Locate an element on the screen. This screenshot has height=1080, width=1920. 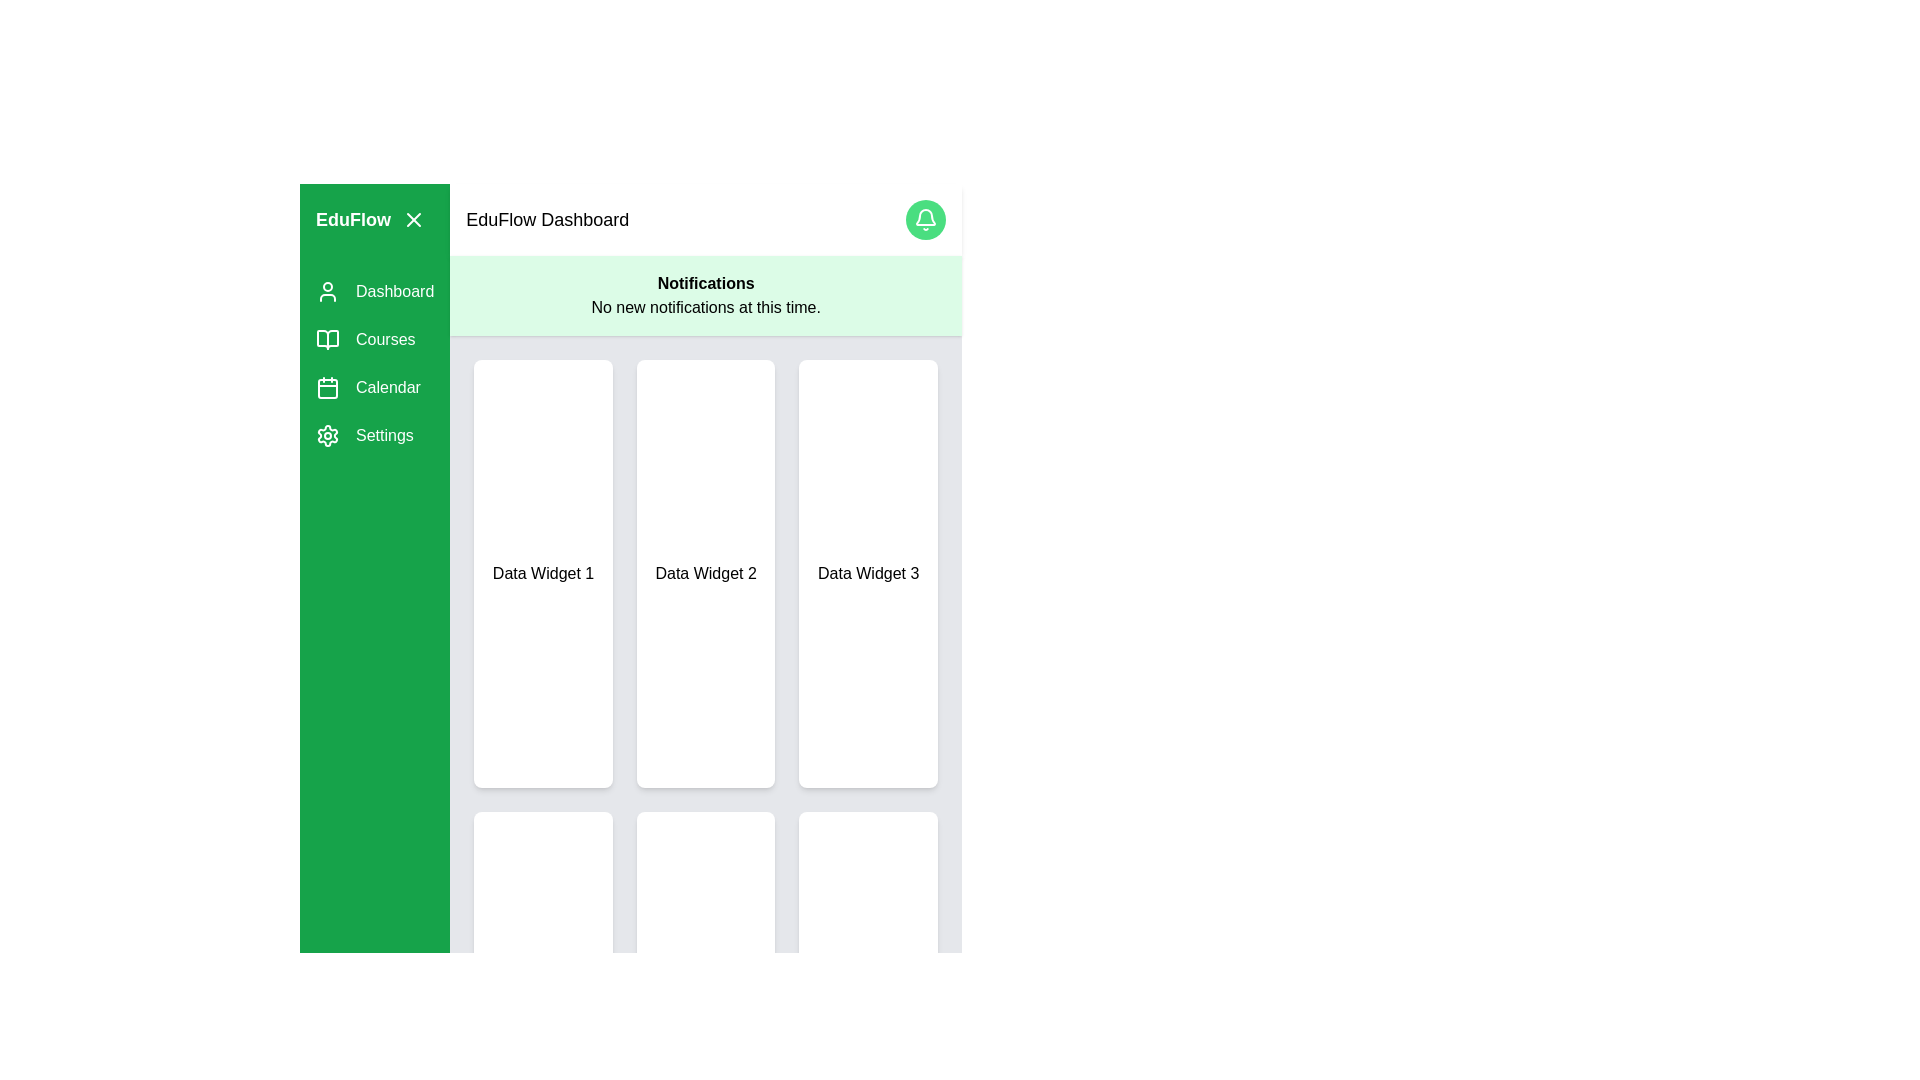
the 'Courses' icon in the sidebar navigation menu is located at coordinates (327, 338).